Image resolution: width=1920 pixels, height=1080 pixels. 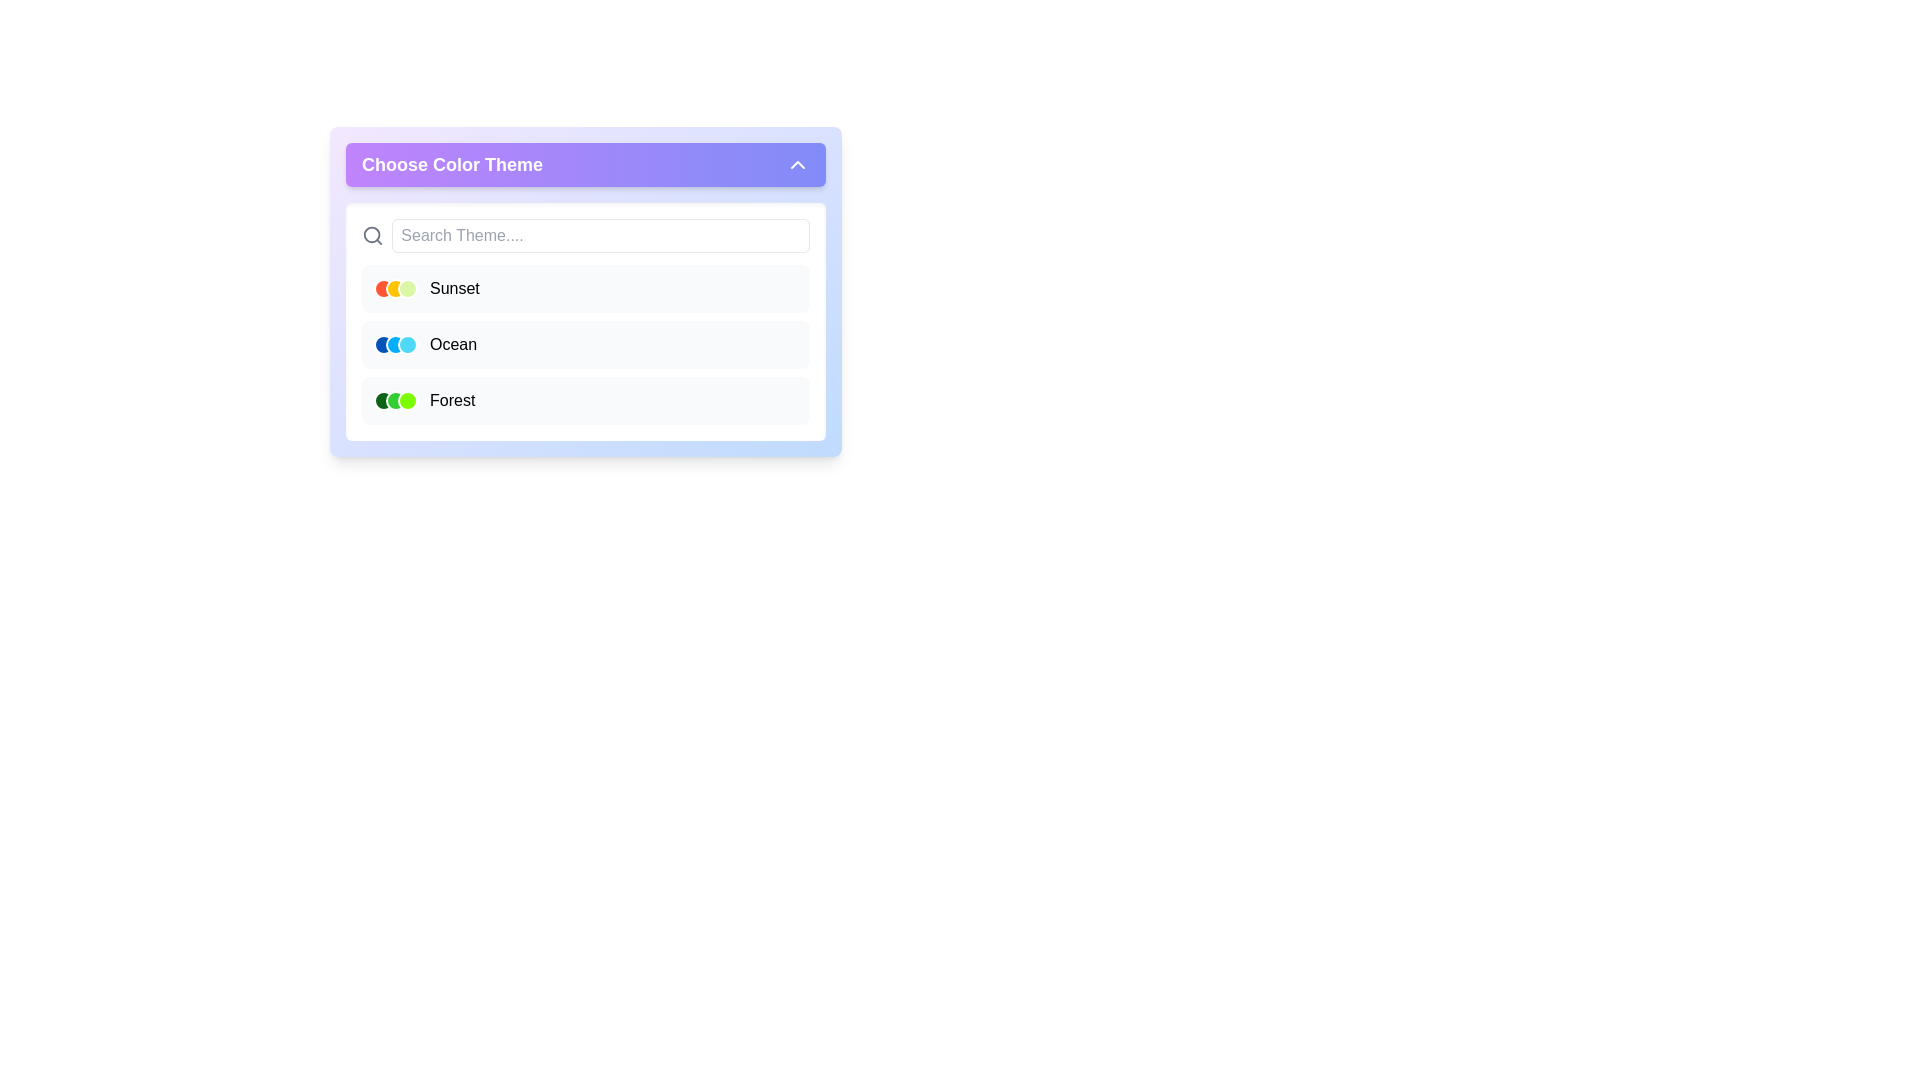 I want to click on the visual indicator representing the 'Sunset' theme, which is the first icon in the 'Choose Color Theme' dropdown menu, located to the left of the 'Sunset' label, so click(x=395, y=289).